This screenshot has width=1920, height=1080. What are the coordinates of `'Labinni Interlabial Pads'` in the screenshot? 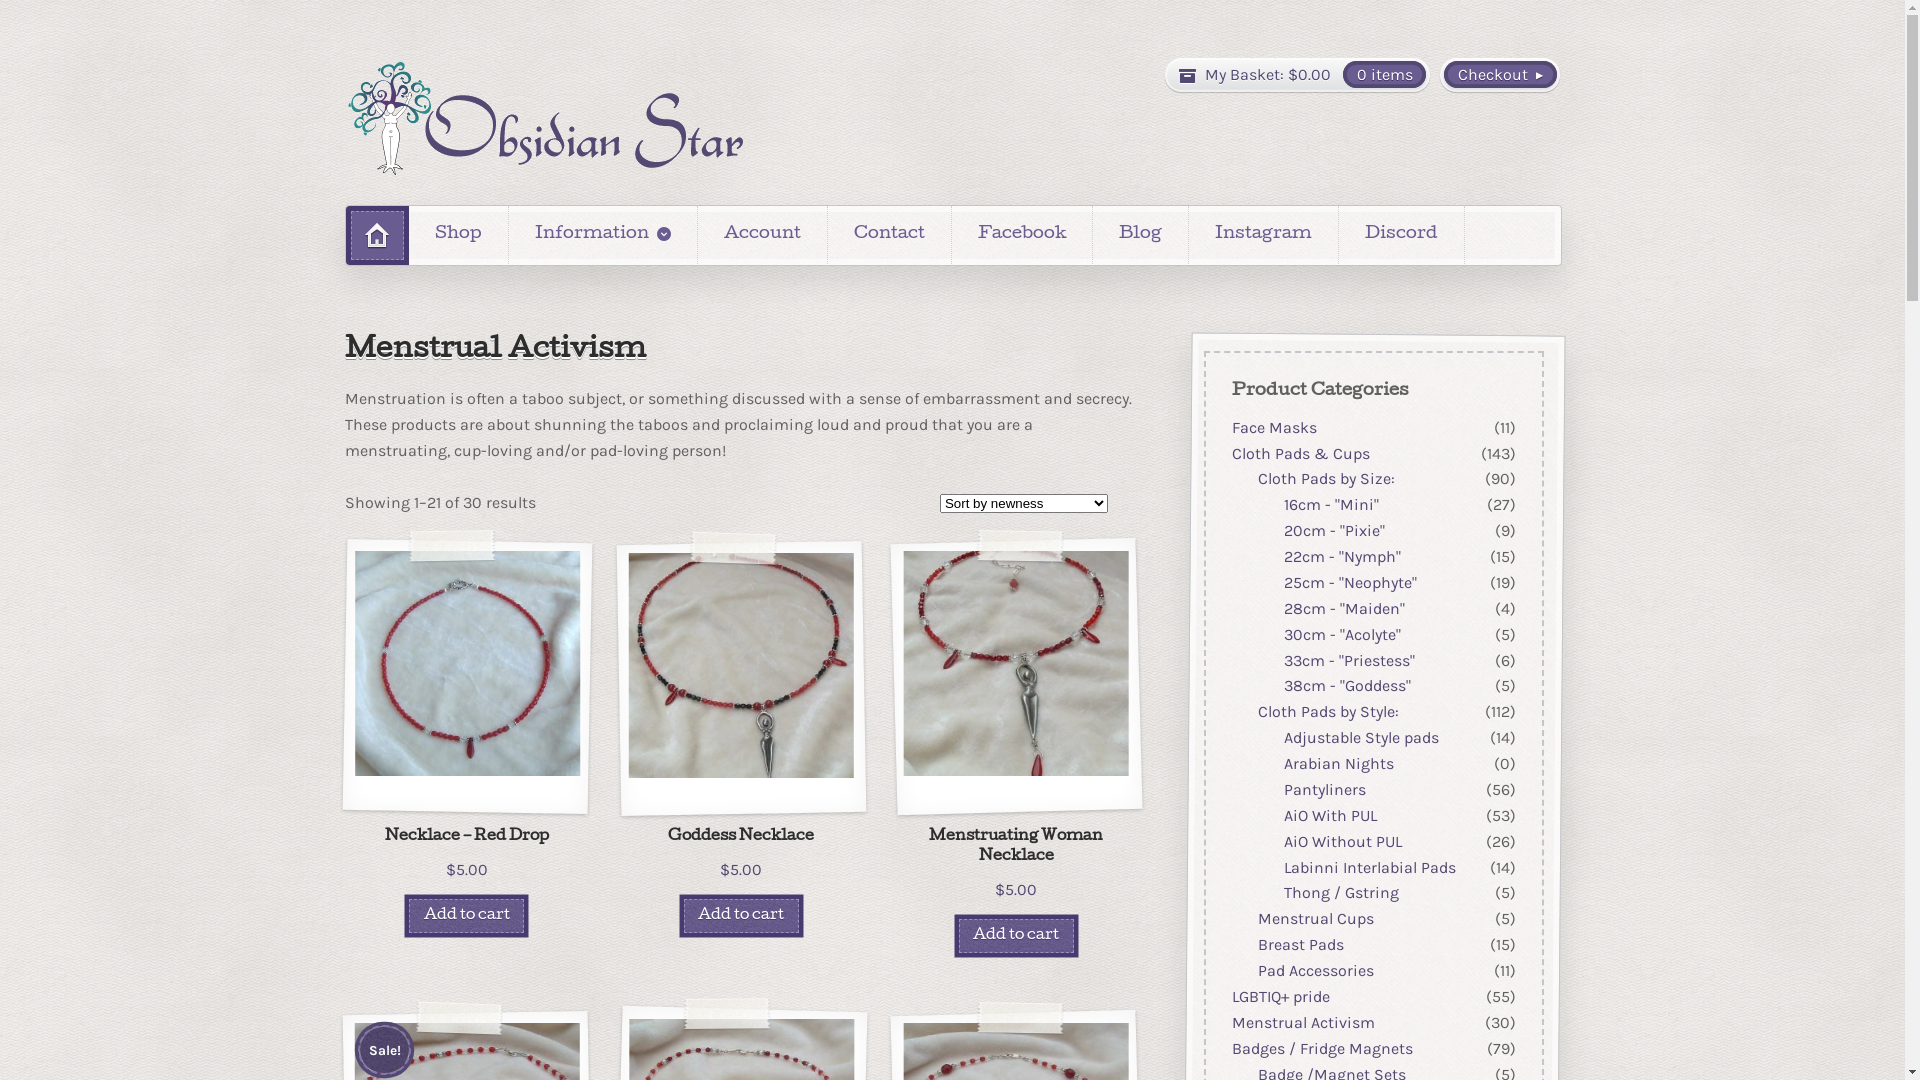 It's located at (1367, 866).